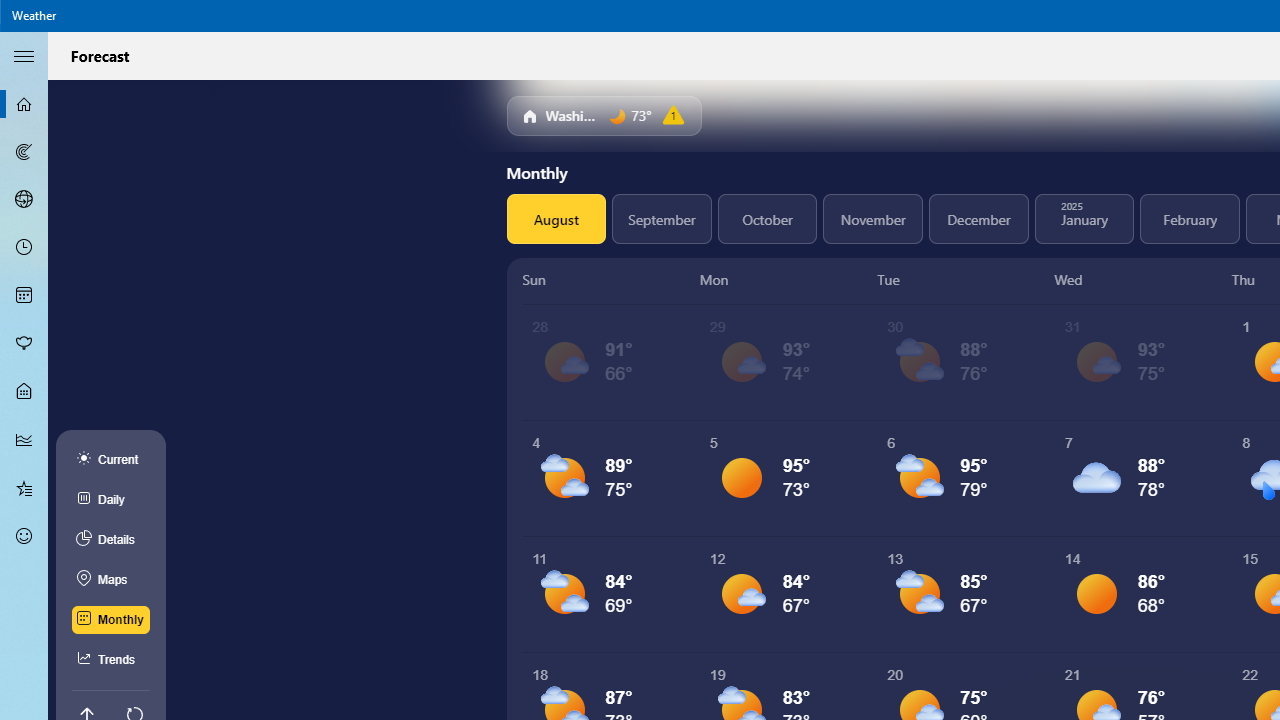 The height and width of the screenshot is (720, 1280). What do you see at coordinates (24, 295) in the screenshot?
I see `'Monthly Forecast - Not Selected'` at bounding box center [24, 295].